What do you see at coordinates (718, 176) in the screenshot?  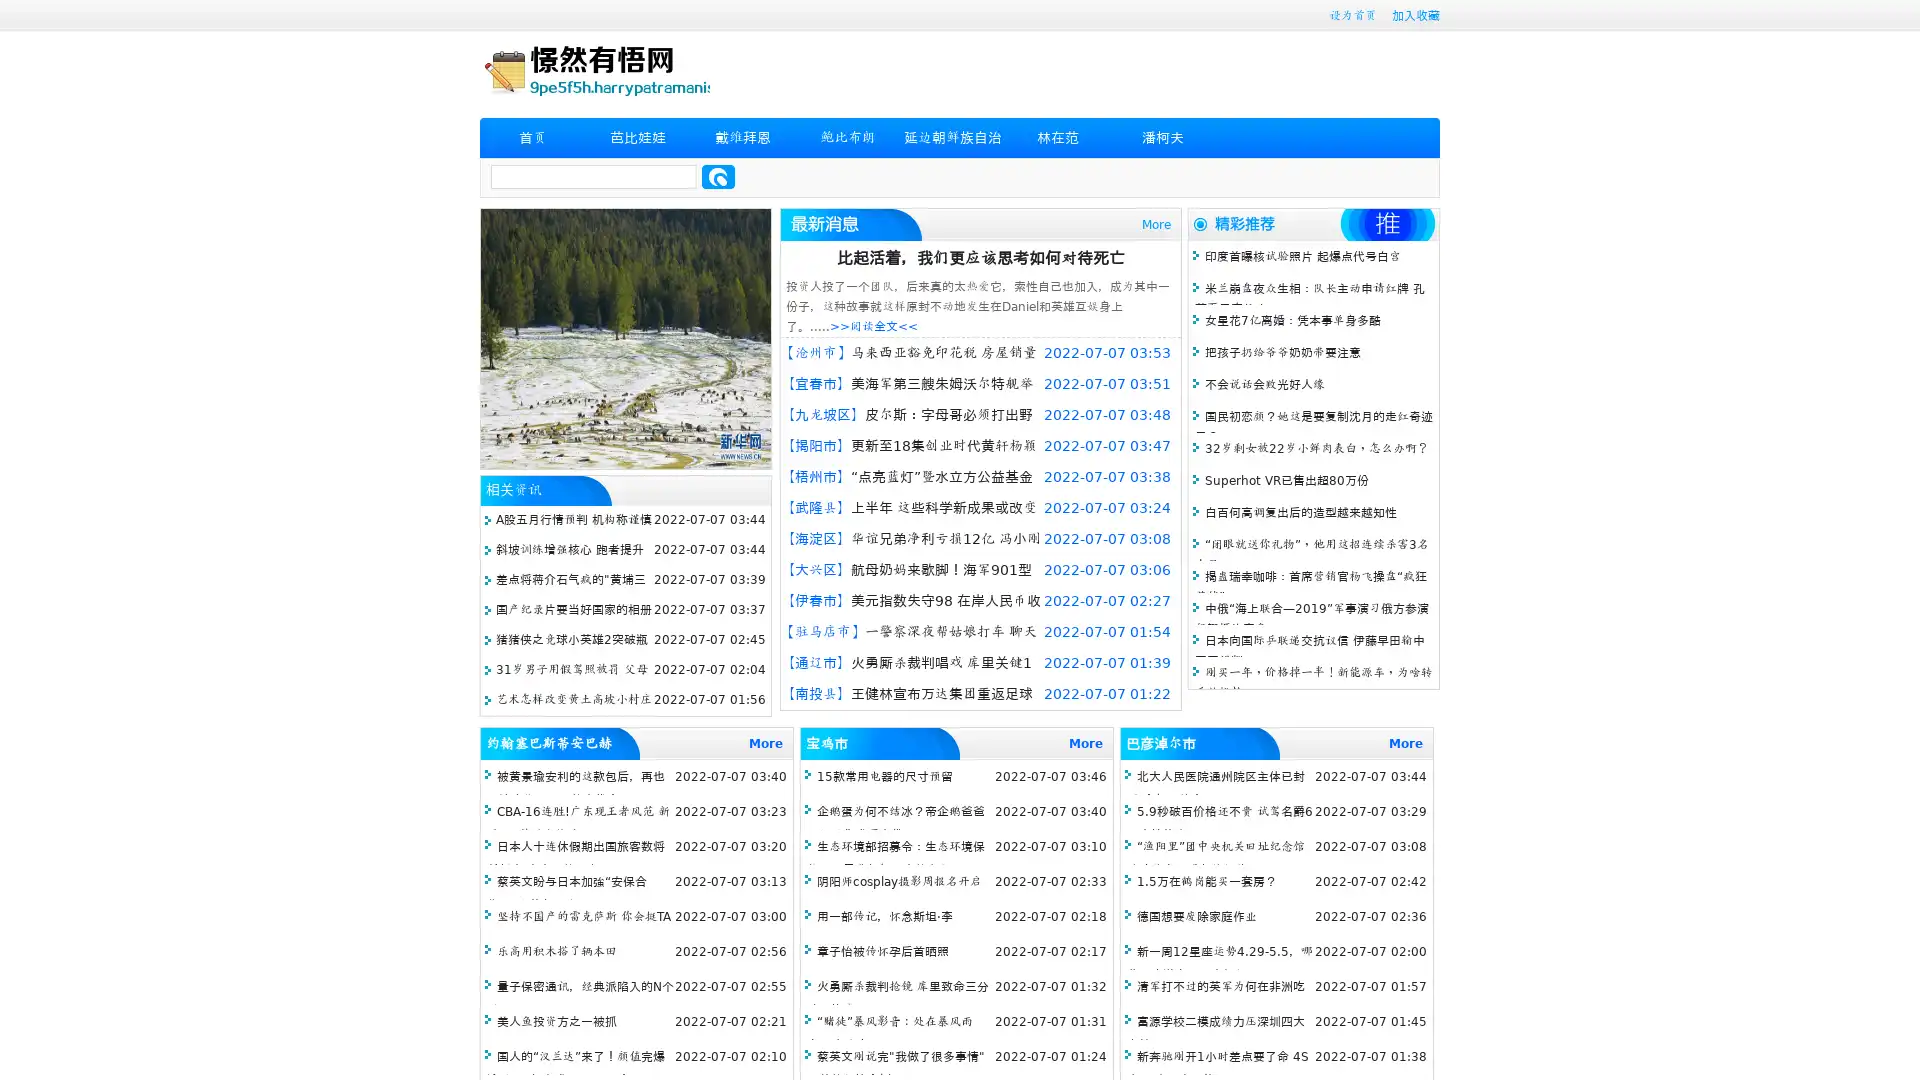 I see `Search` at bounding box center [718, 176].